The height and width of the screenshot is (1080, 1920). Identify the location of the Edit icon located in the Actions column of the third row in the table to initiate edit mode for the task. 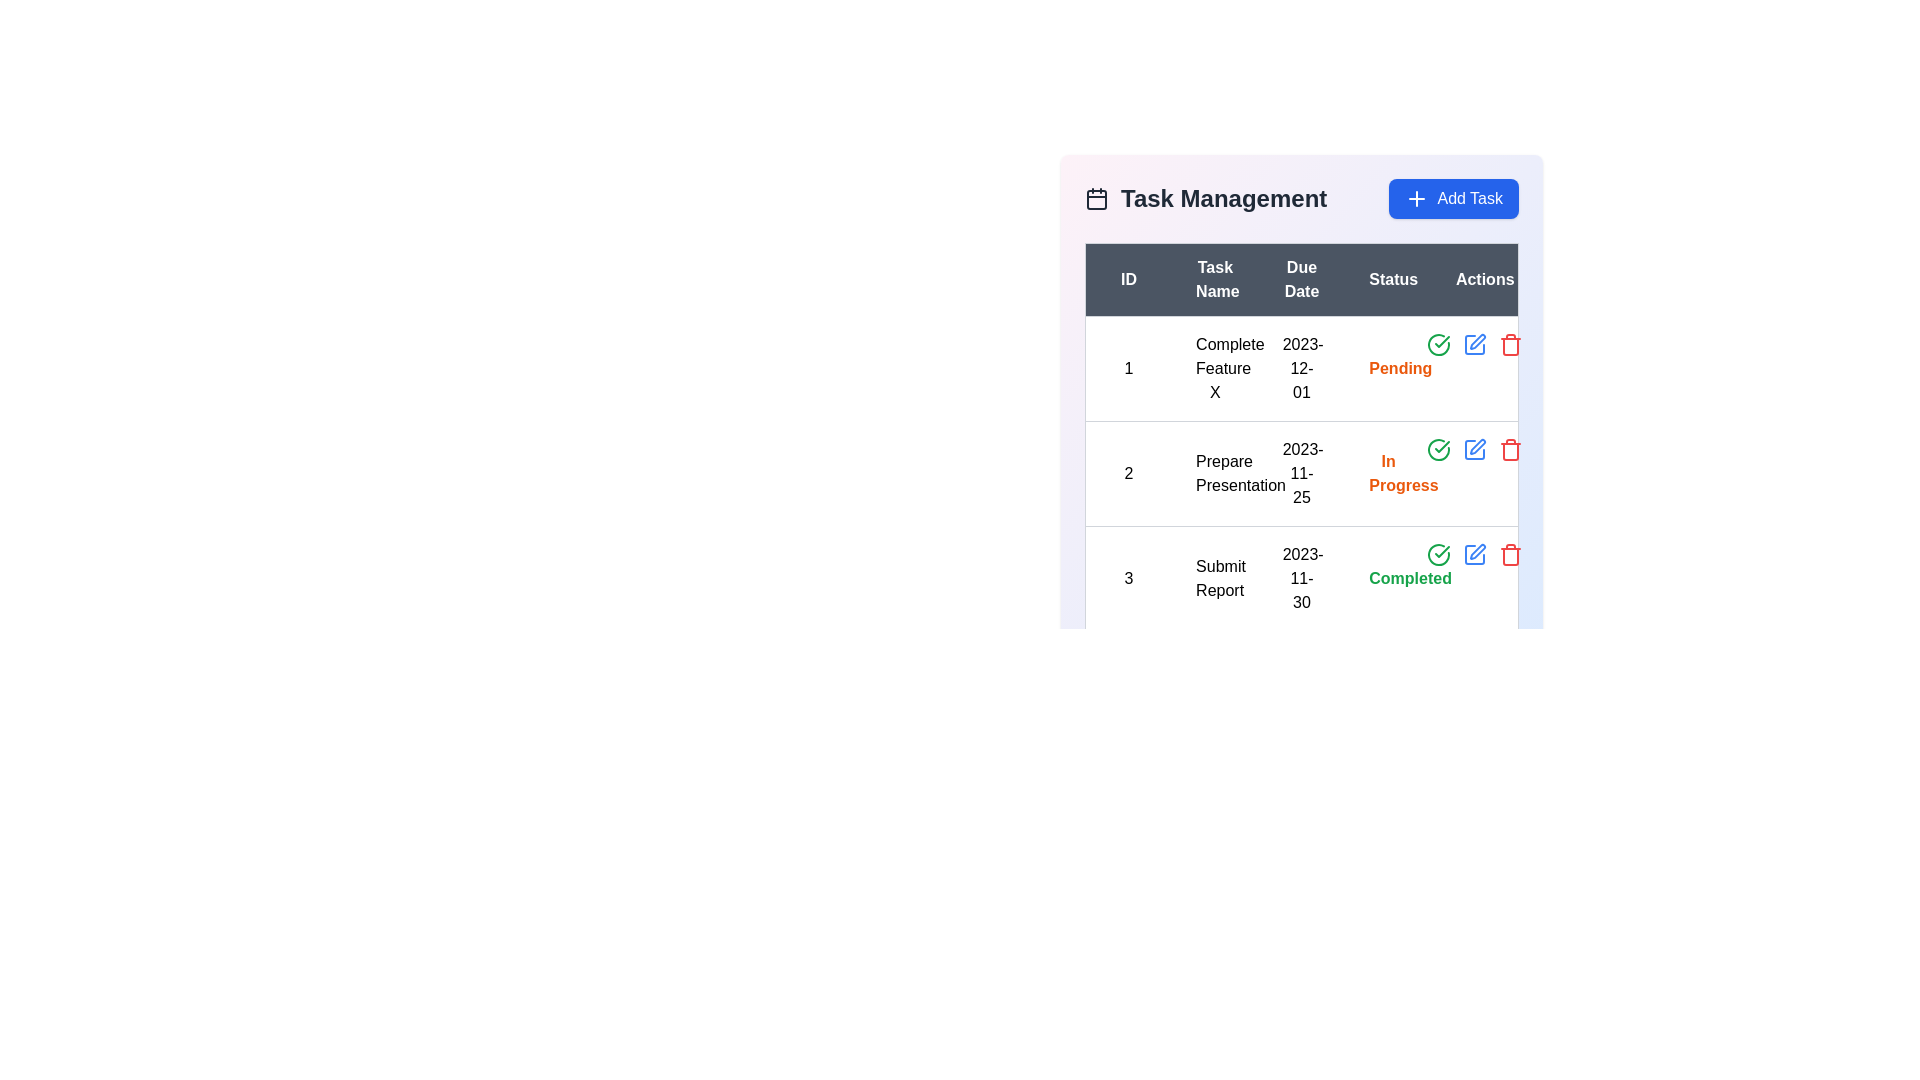
(1478, 551).